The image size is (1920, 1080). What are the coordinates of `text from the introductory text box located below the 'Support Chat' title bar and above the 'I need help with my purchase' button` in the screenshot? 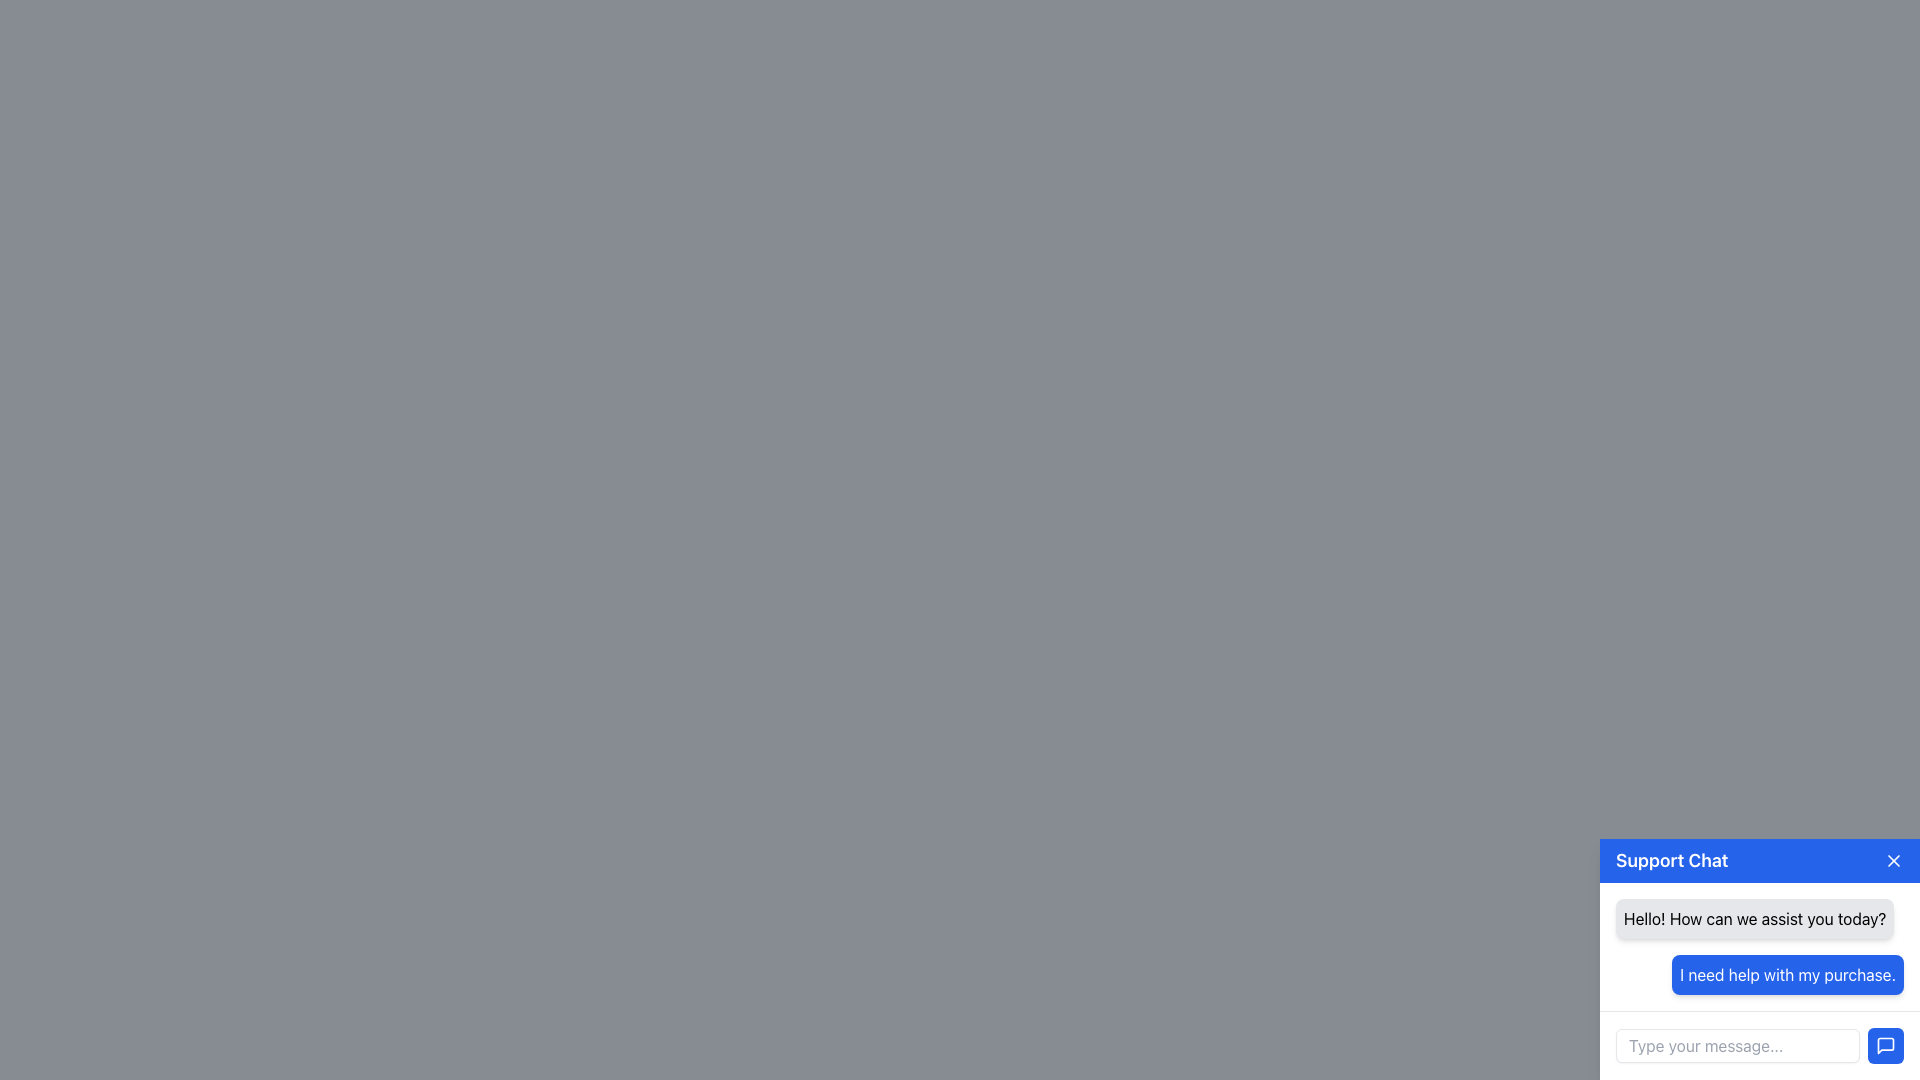 It's located at (1754, 918).